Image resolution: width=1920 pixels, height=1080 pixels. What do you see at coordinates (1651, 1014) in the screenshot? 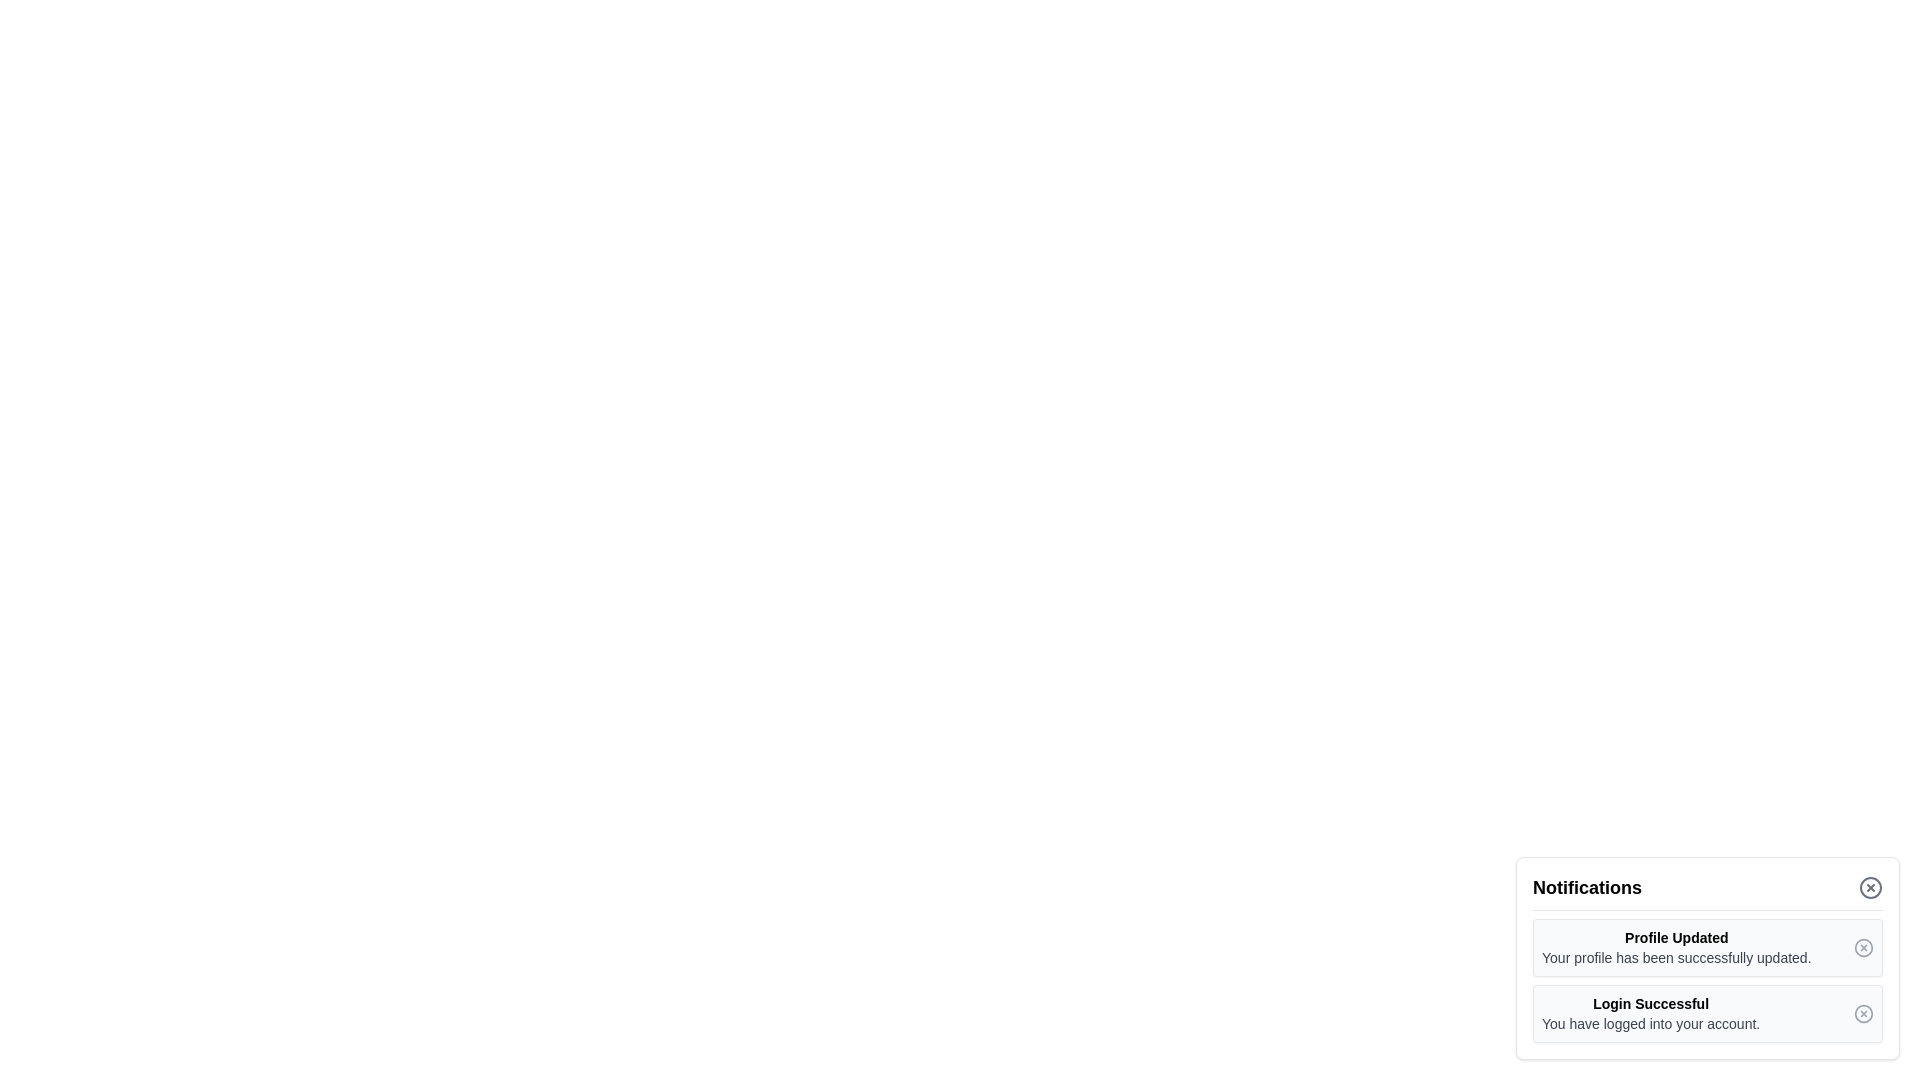
I see `text content of the notification message displaying 'Login Successful' with the description 'You have logged into your account.'` at bounding box center [1651, 1014].